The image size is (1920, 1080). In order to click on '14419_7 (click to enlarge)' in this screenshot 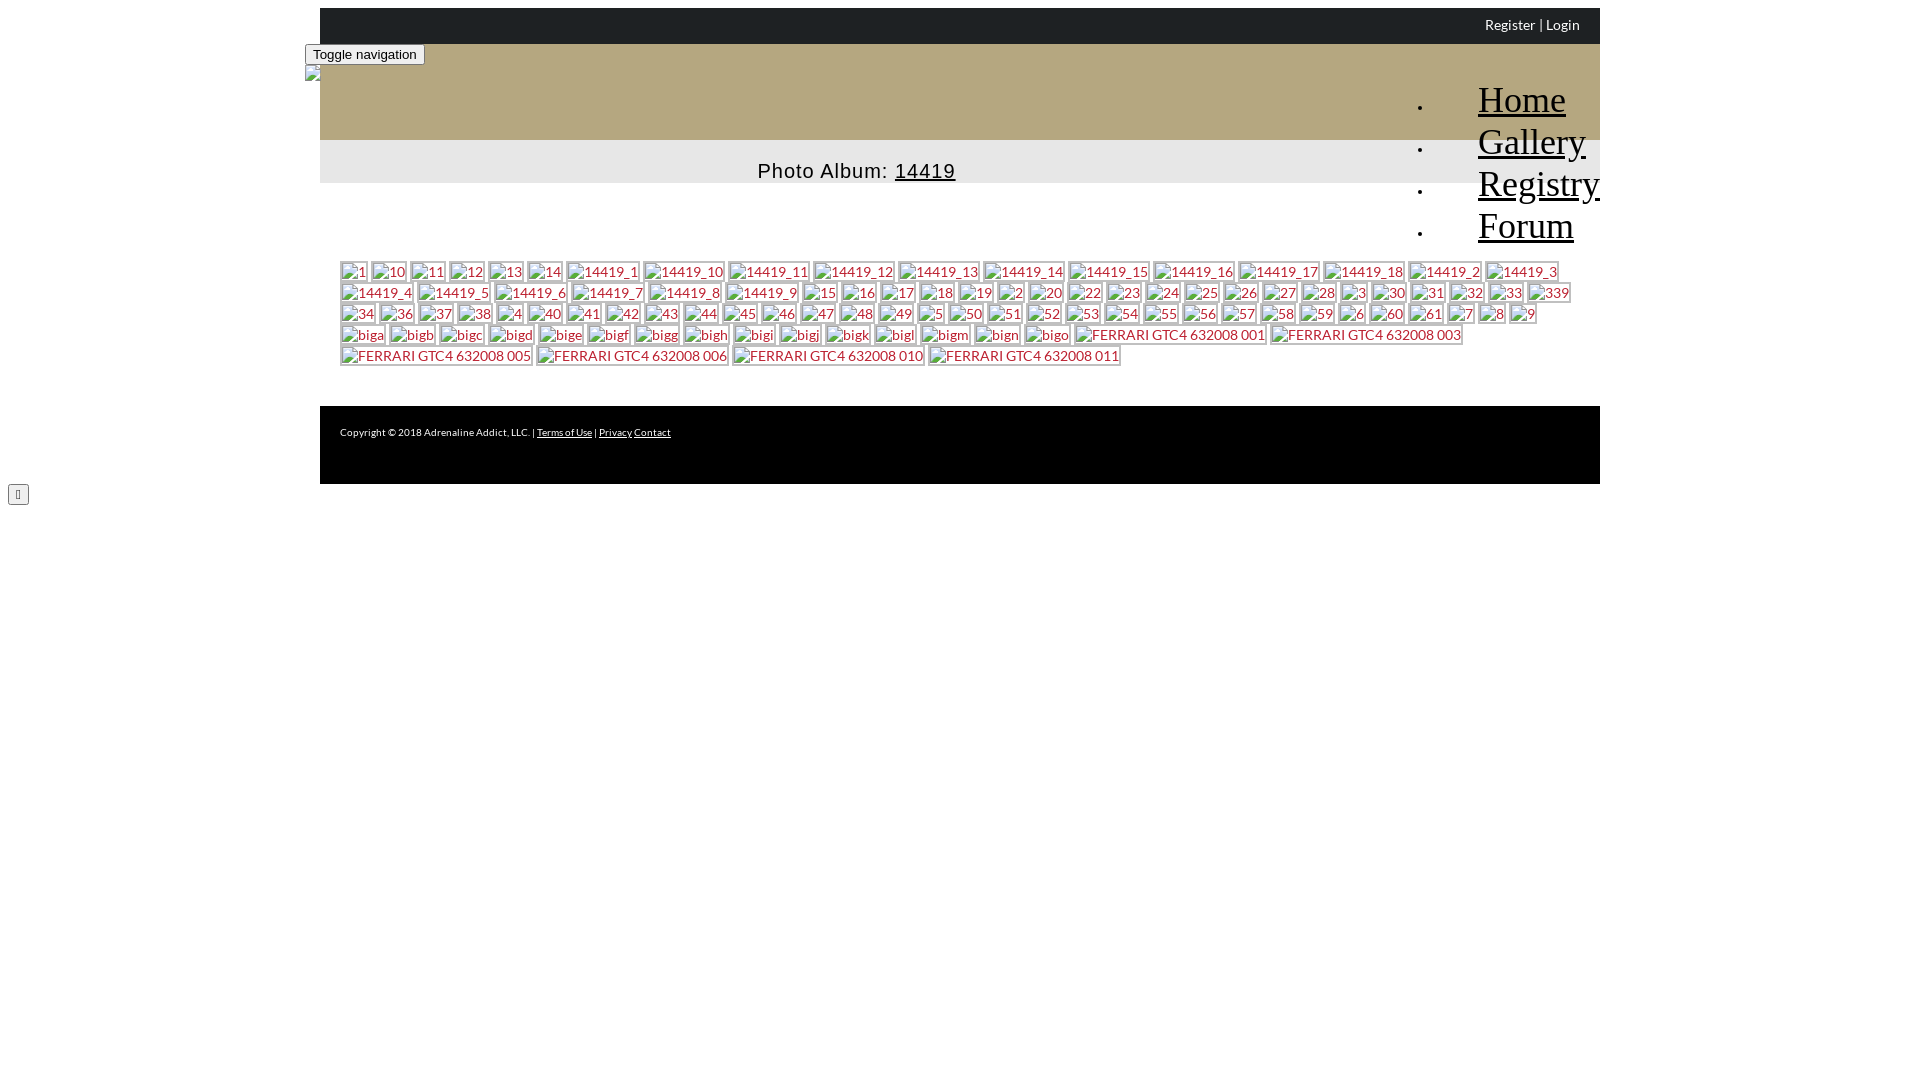, I will do `click(607, 292)`.